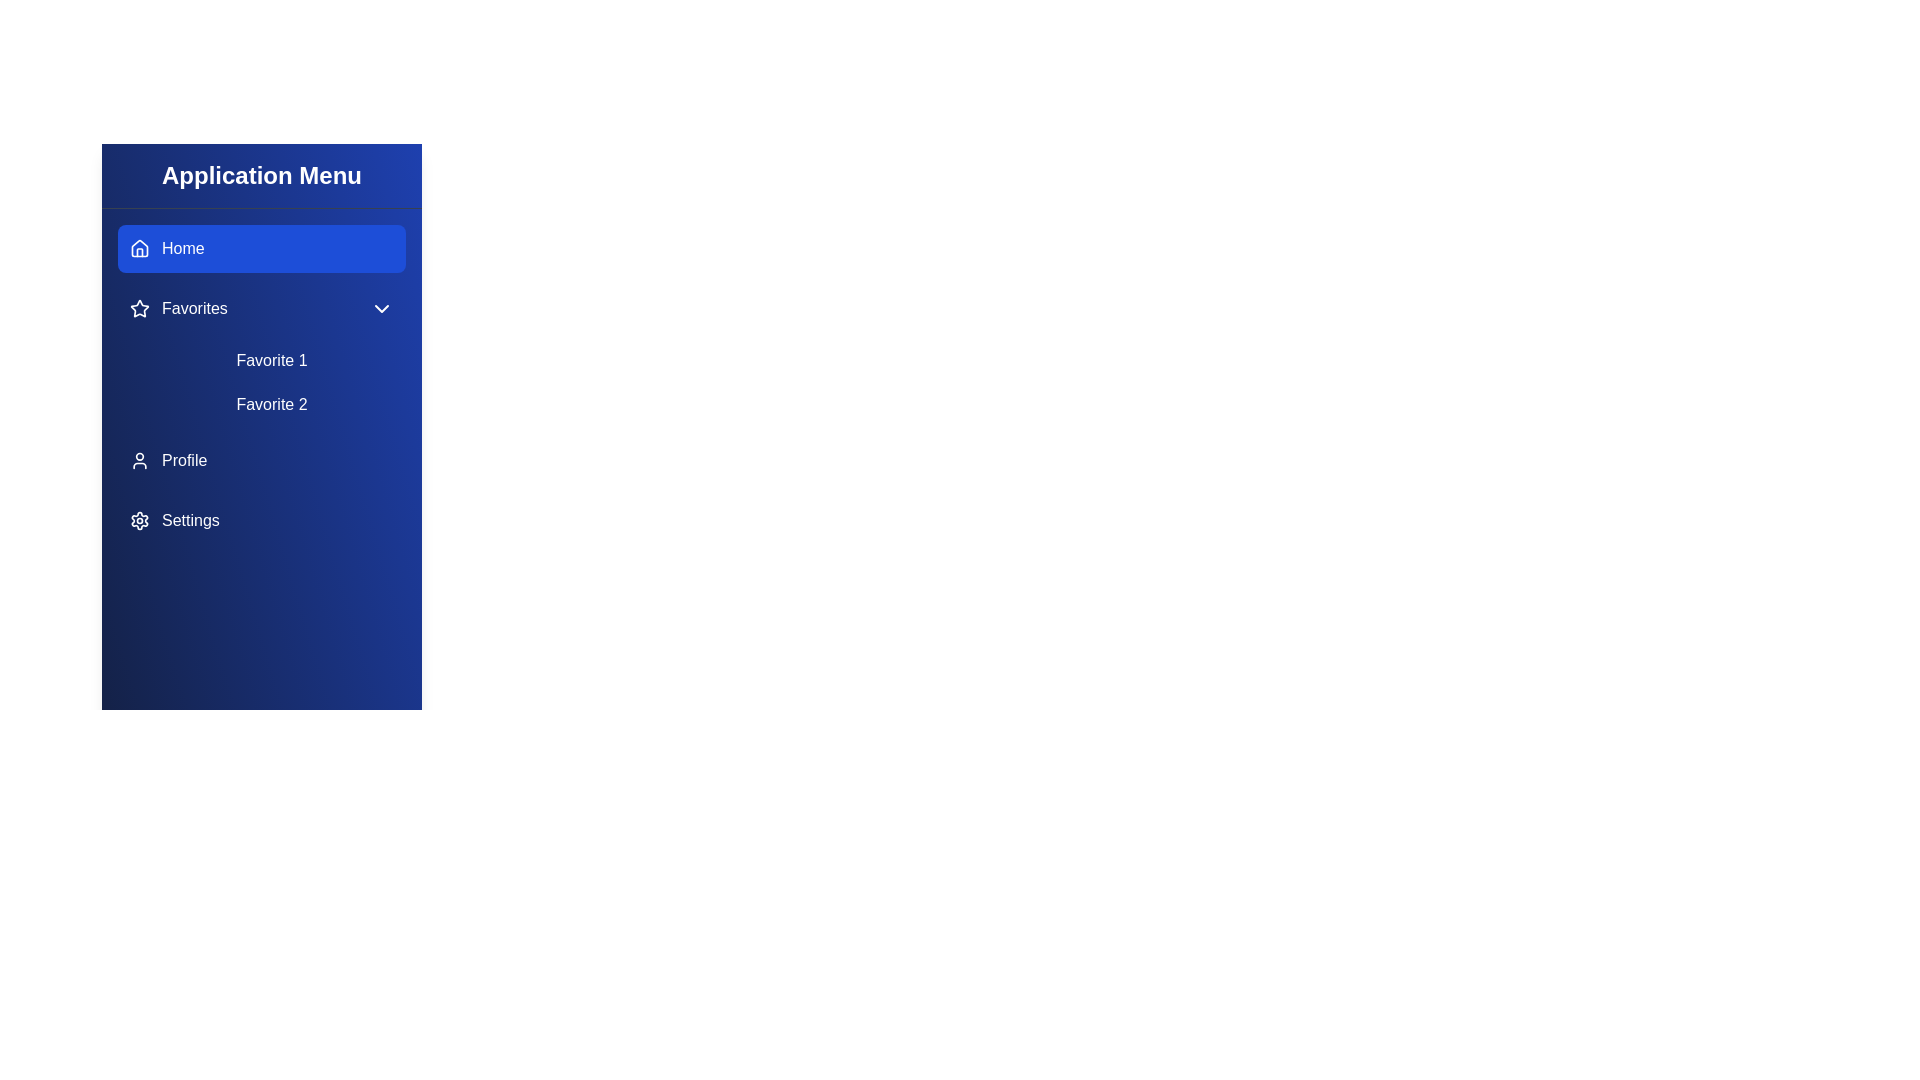 The height and width of the screenshot is (1080, 1920). What do you see at coordinates (138, 246) in the screenshot?
I see `the home icon located in the main menu bar, to the left of the text 'Home'` at bounding box center [138, 246].